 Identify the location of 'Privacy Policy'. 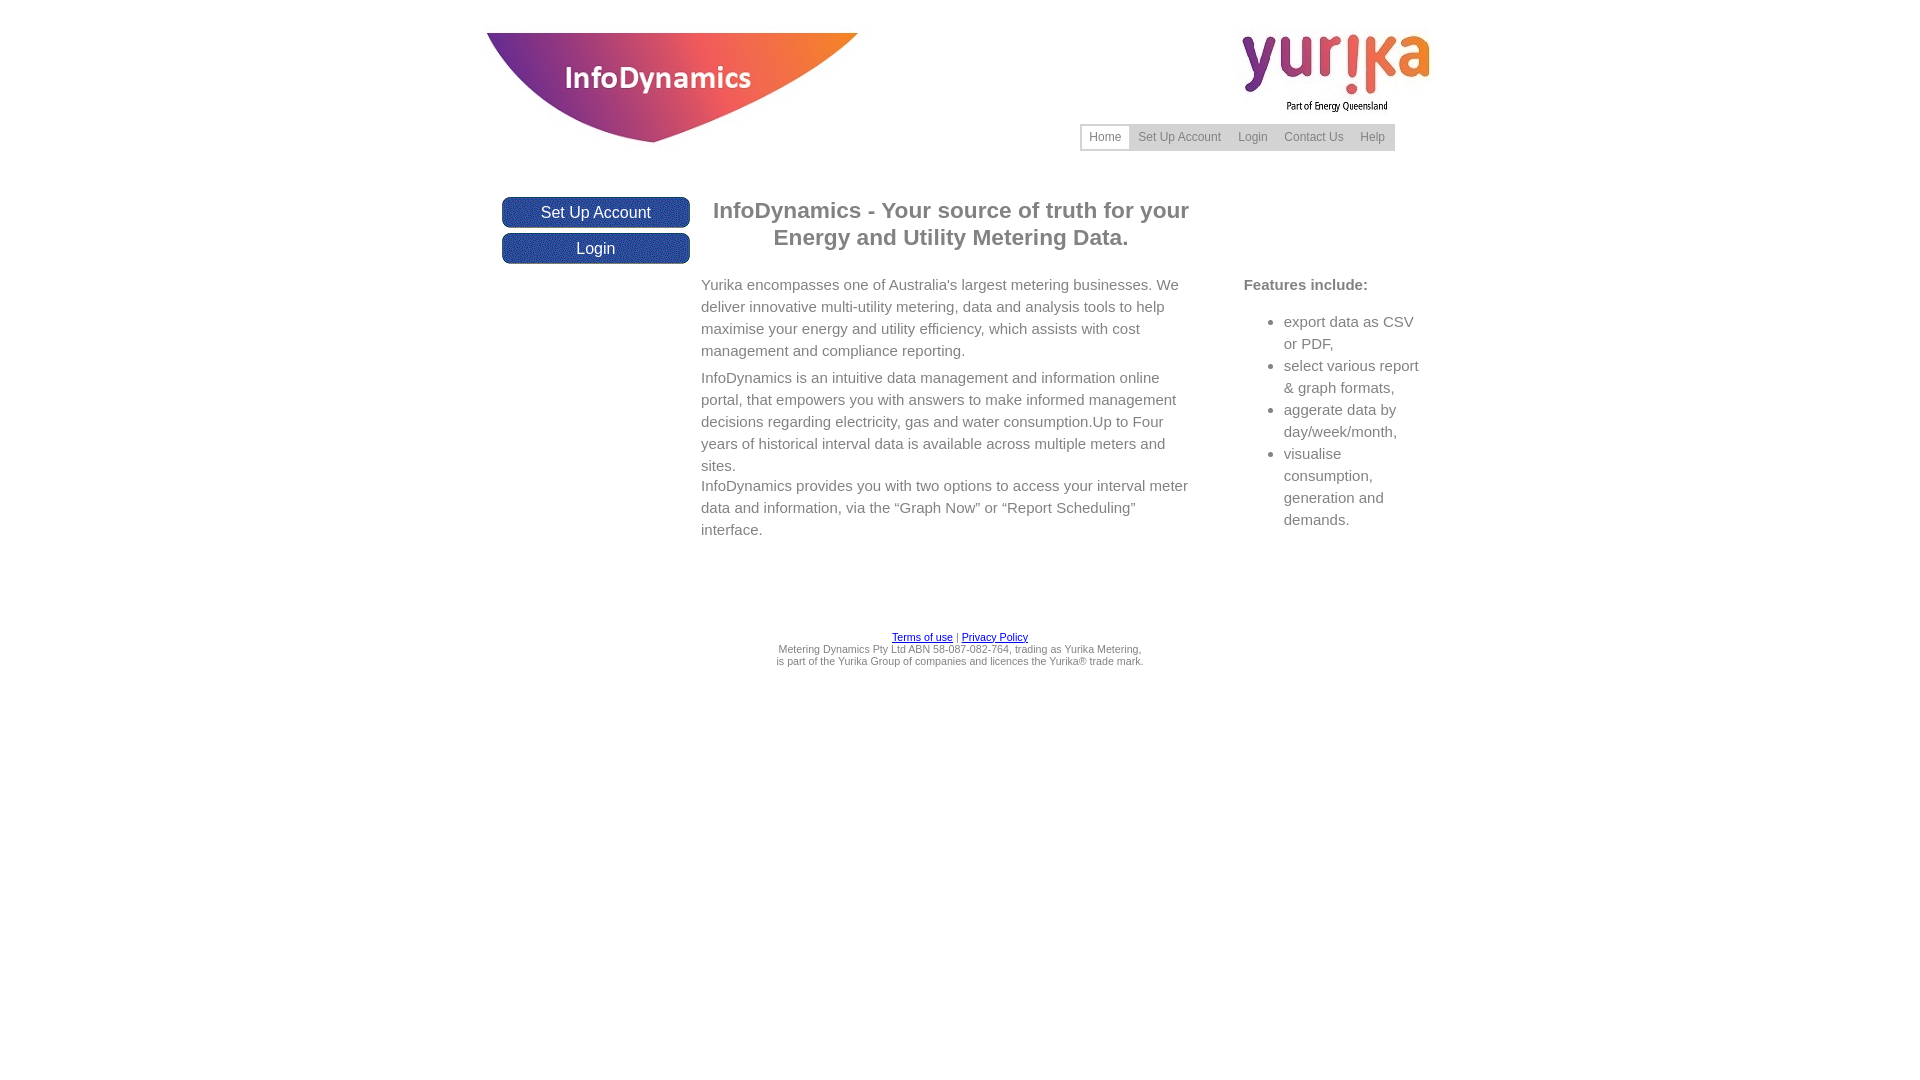
(961, 636).